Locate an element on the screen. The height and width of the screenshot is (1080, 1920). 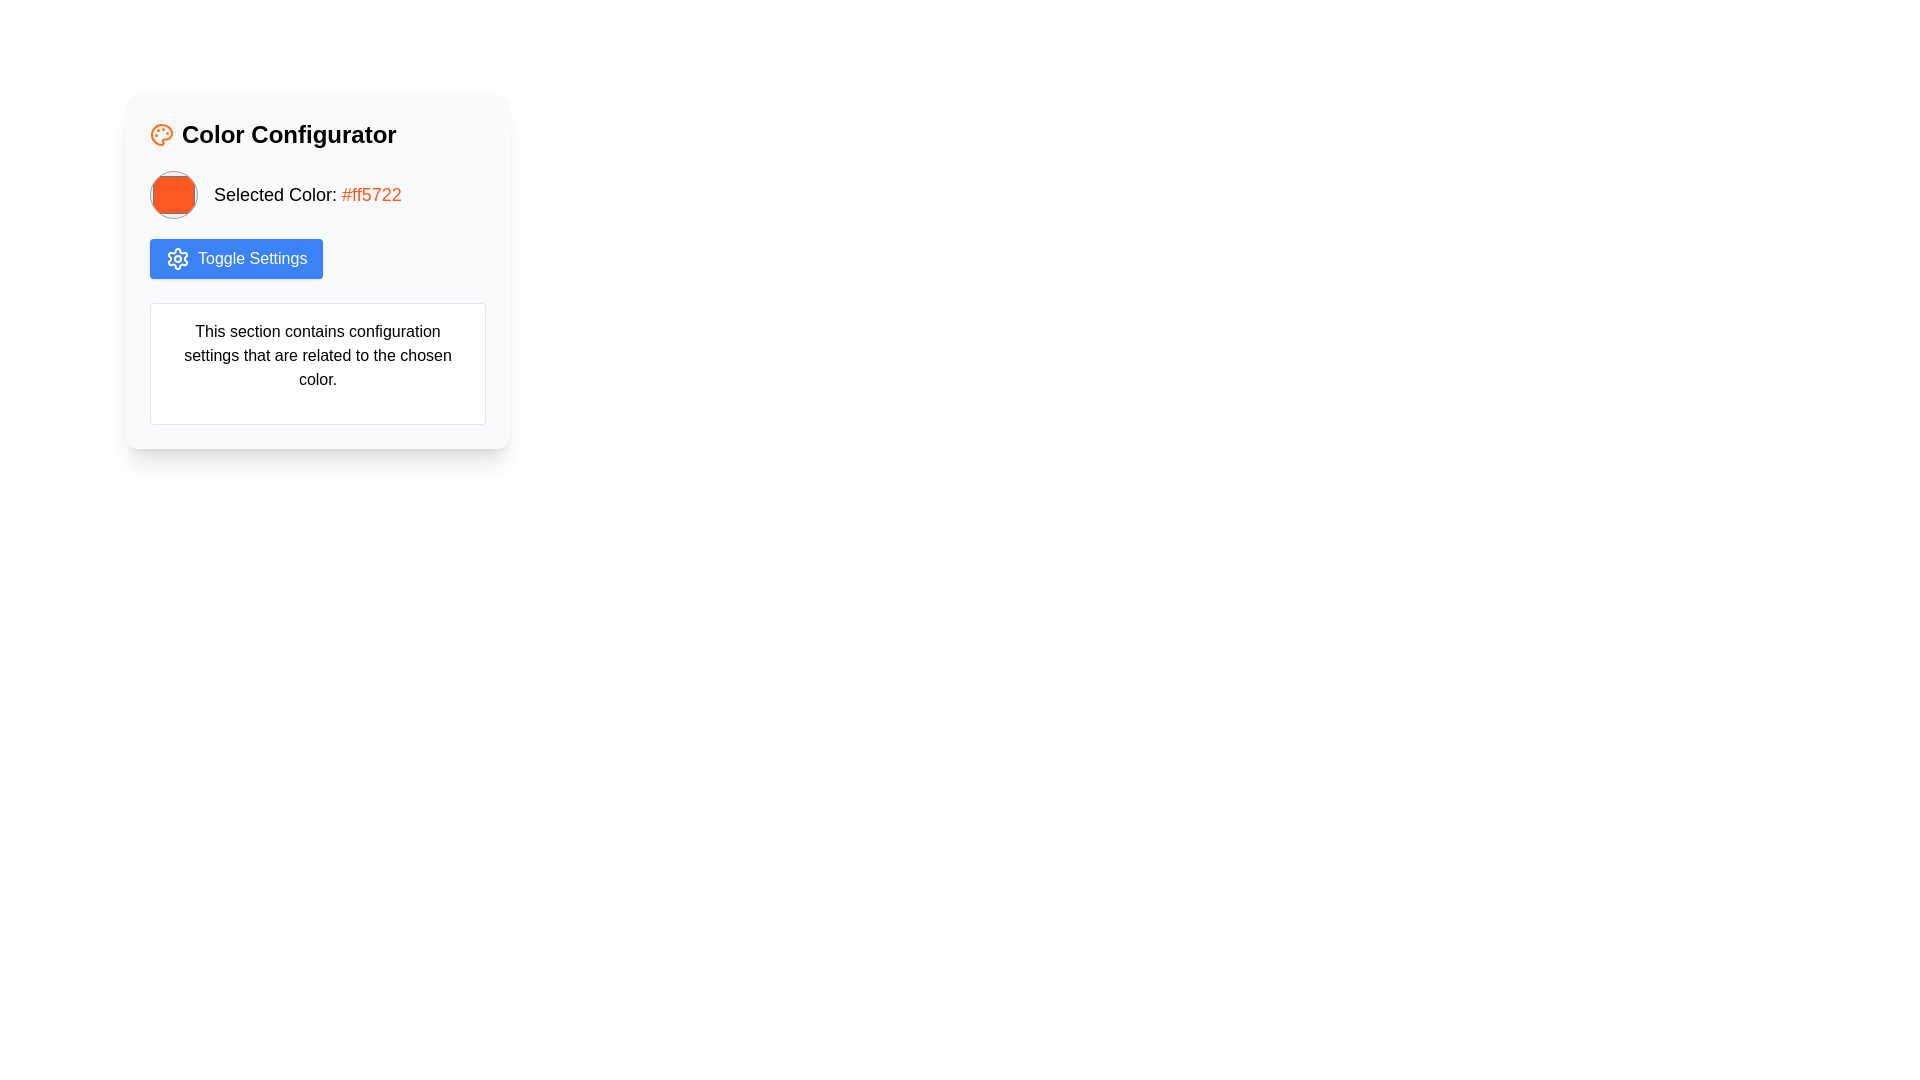
the 'Toggle Settings' button, which is a rectangular button with a blue background and a gear icon, to change its appearance is located at coordinates (236, 257).